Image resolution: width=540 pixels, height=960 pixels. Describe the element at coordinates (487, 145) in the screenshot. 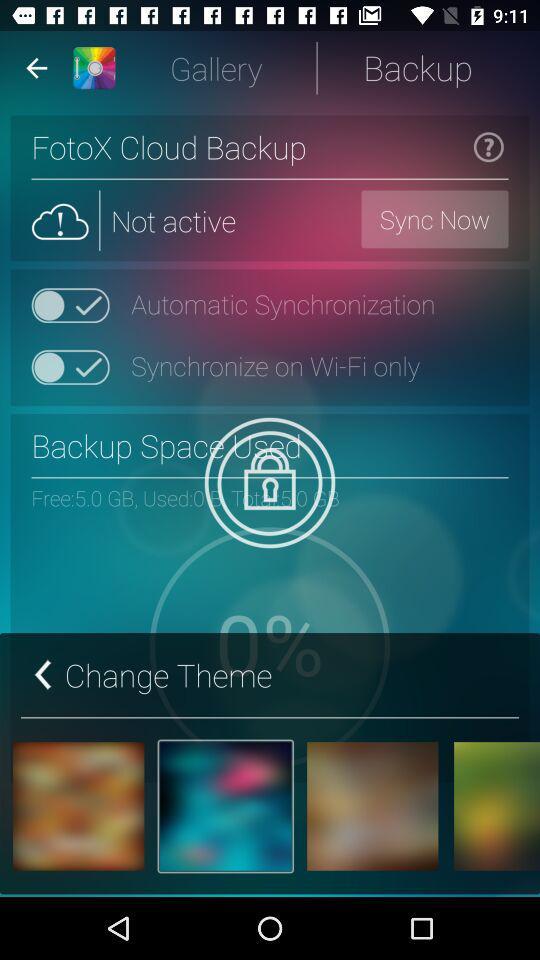

I see `the help icon` at that location.